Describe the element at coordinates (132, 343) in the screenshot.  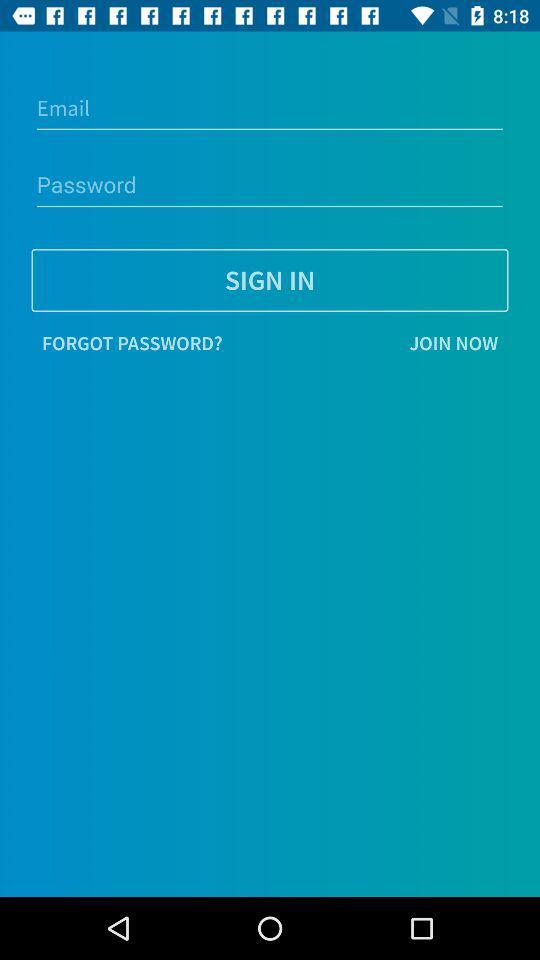
I see `the forgot password?` at that location.